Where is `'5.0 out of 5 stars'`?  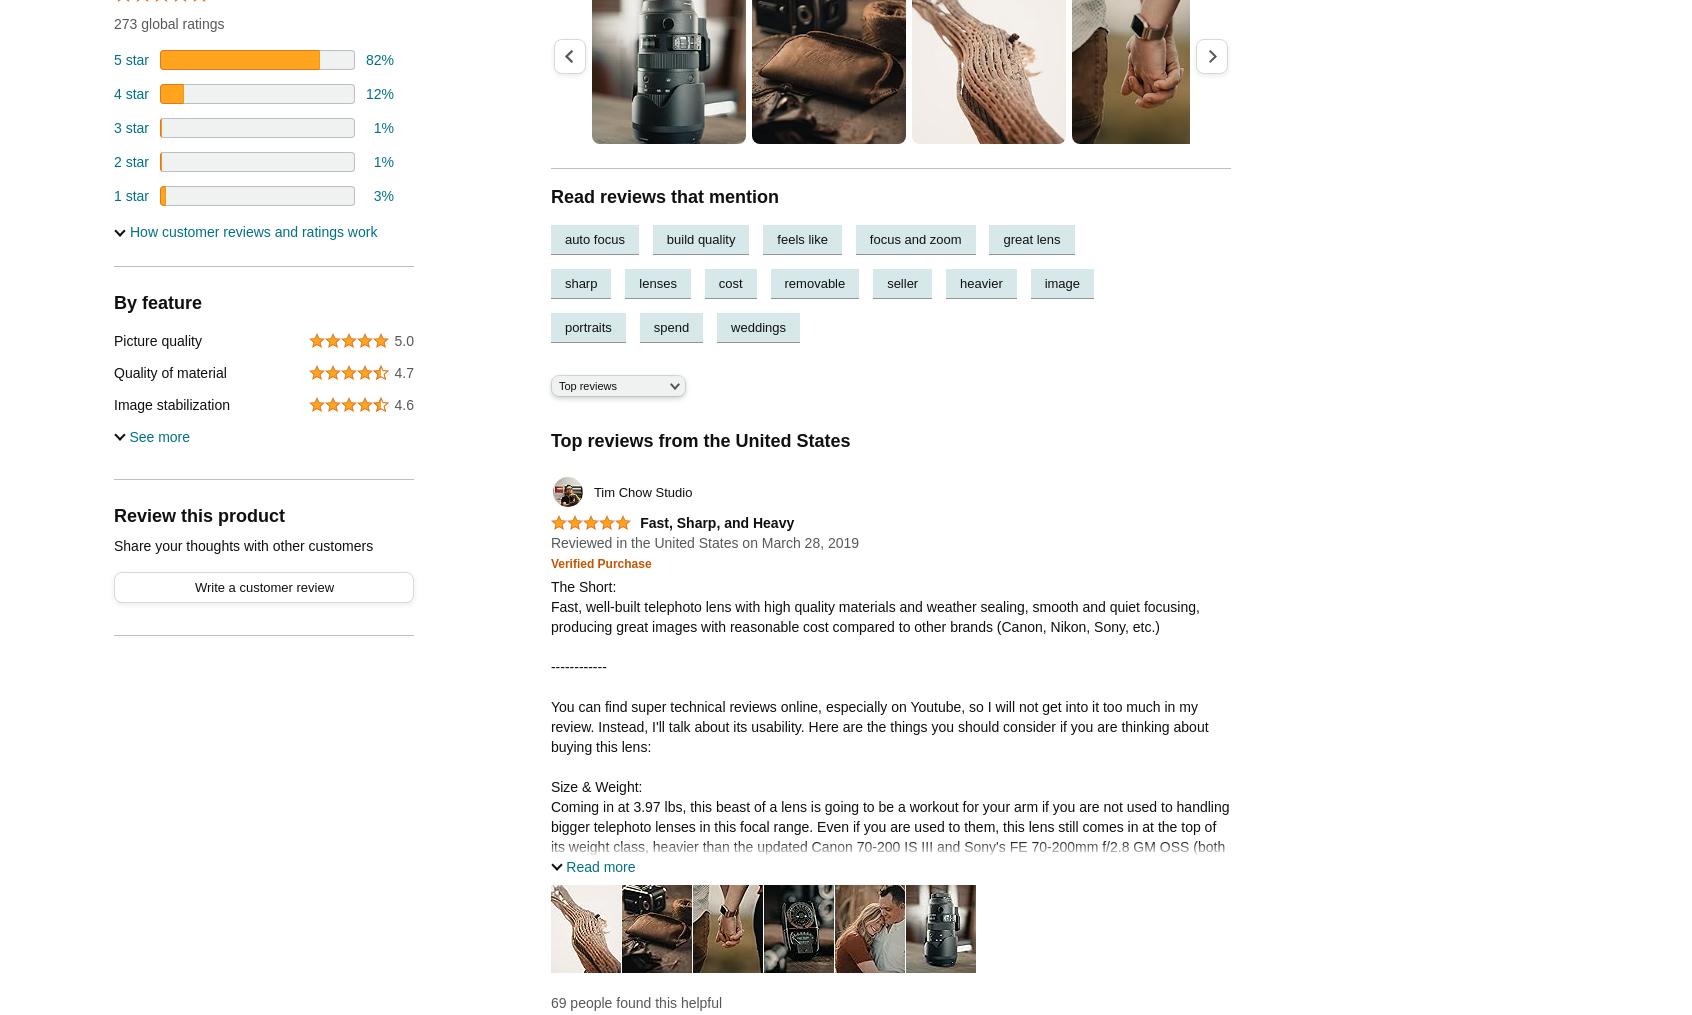
'5.0 out of 5 stars' is located at coordinates (585, 531).